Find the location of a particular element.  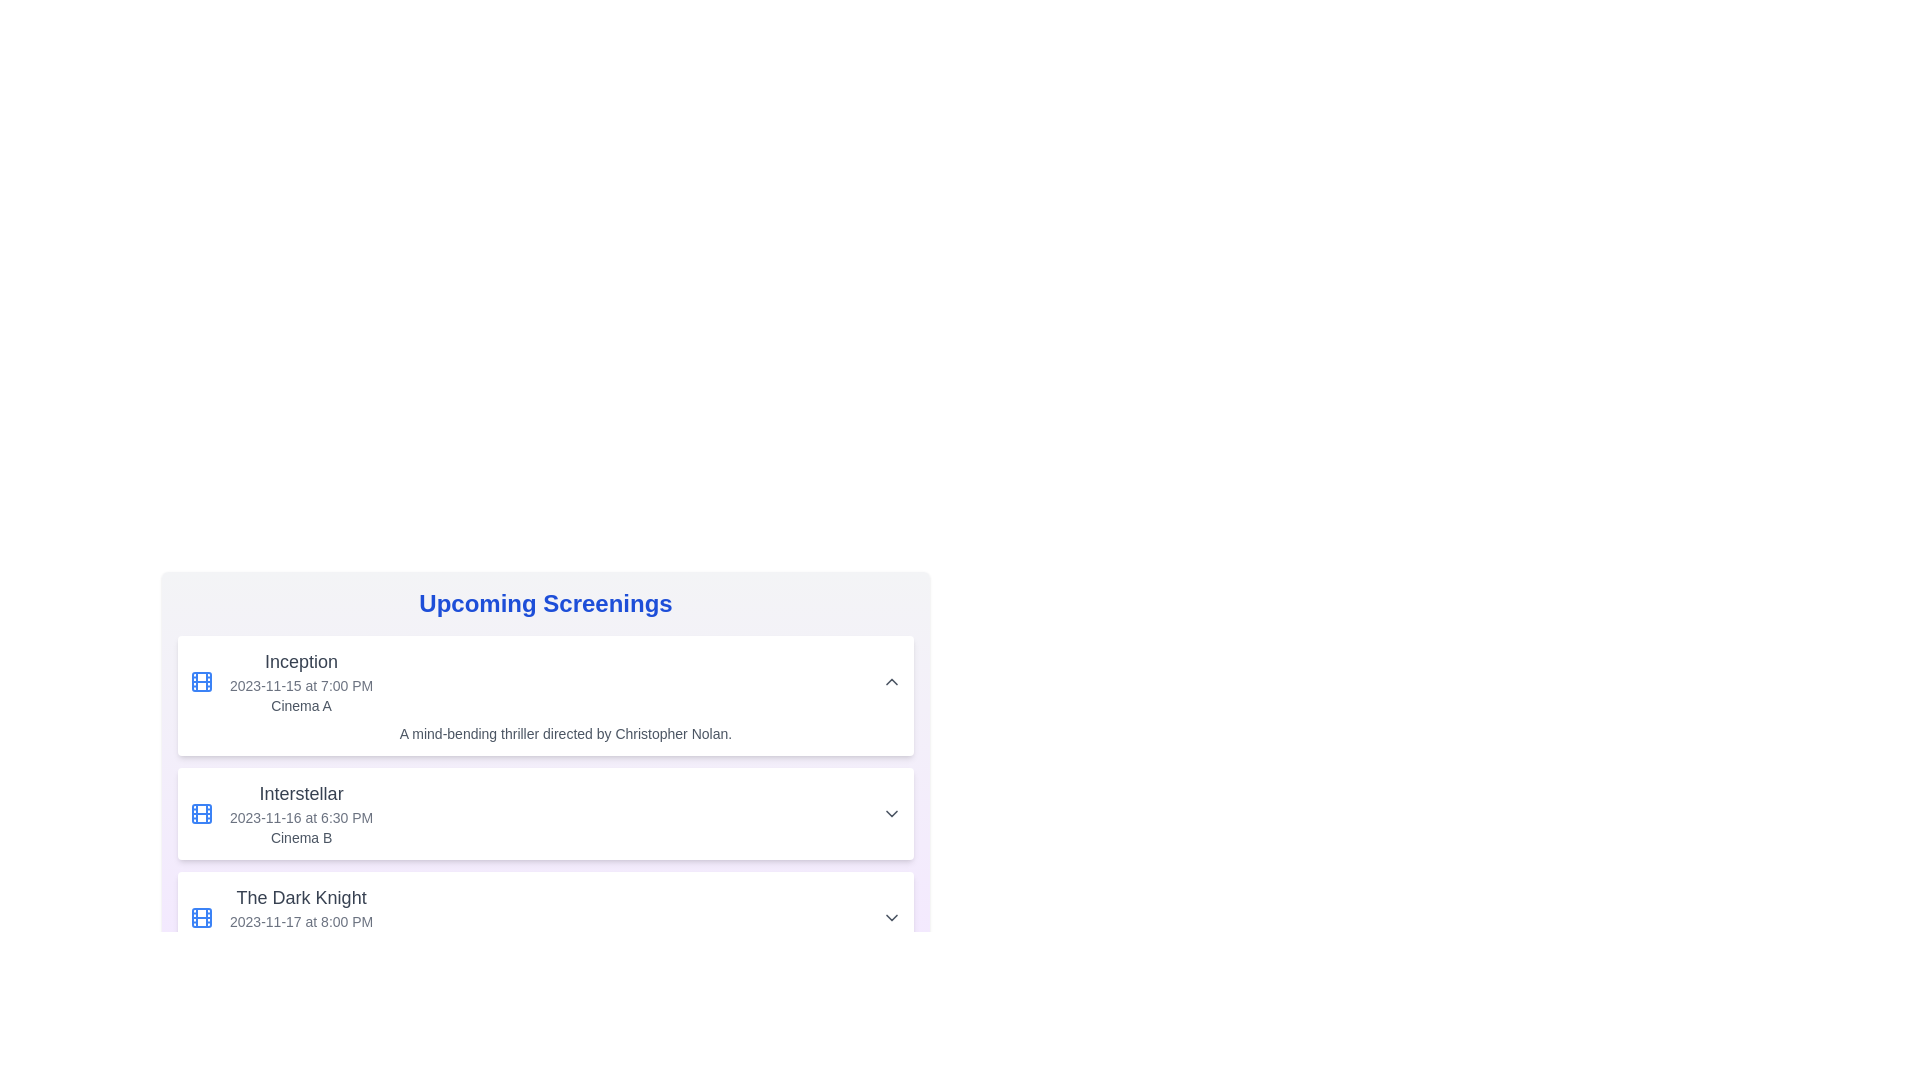

the third list item of upcoming movie screenings, which provides details such as the movie title, screening date and time, and location is located at coordinates (546, 918).